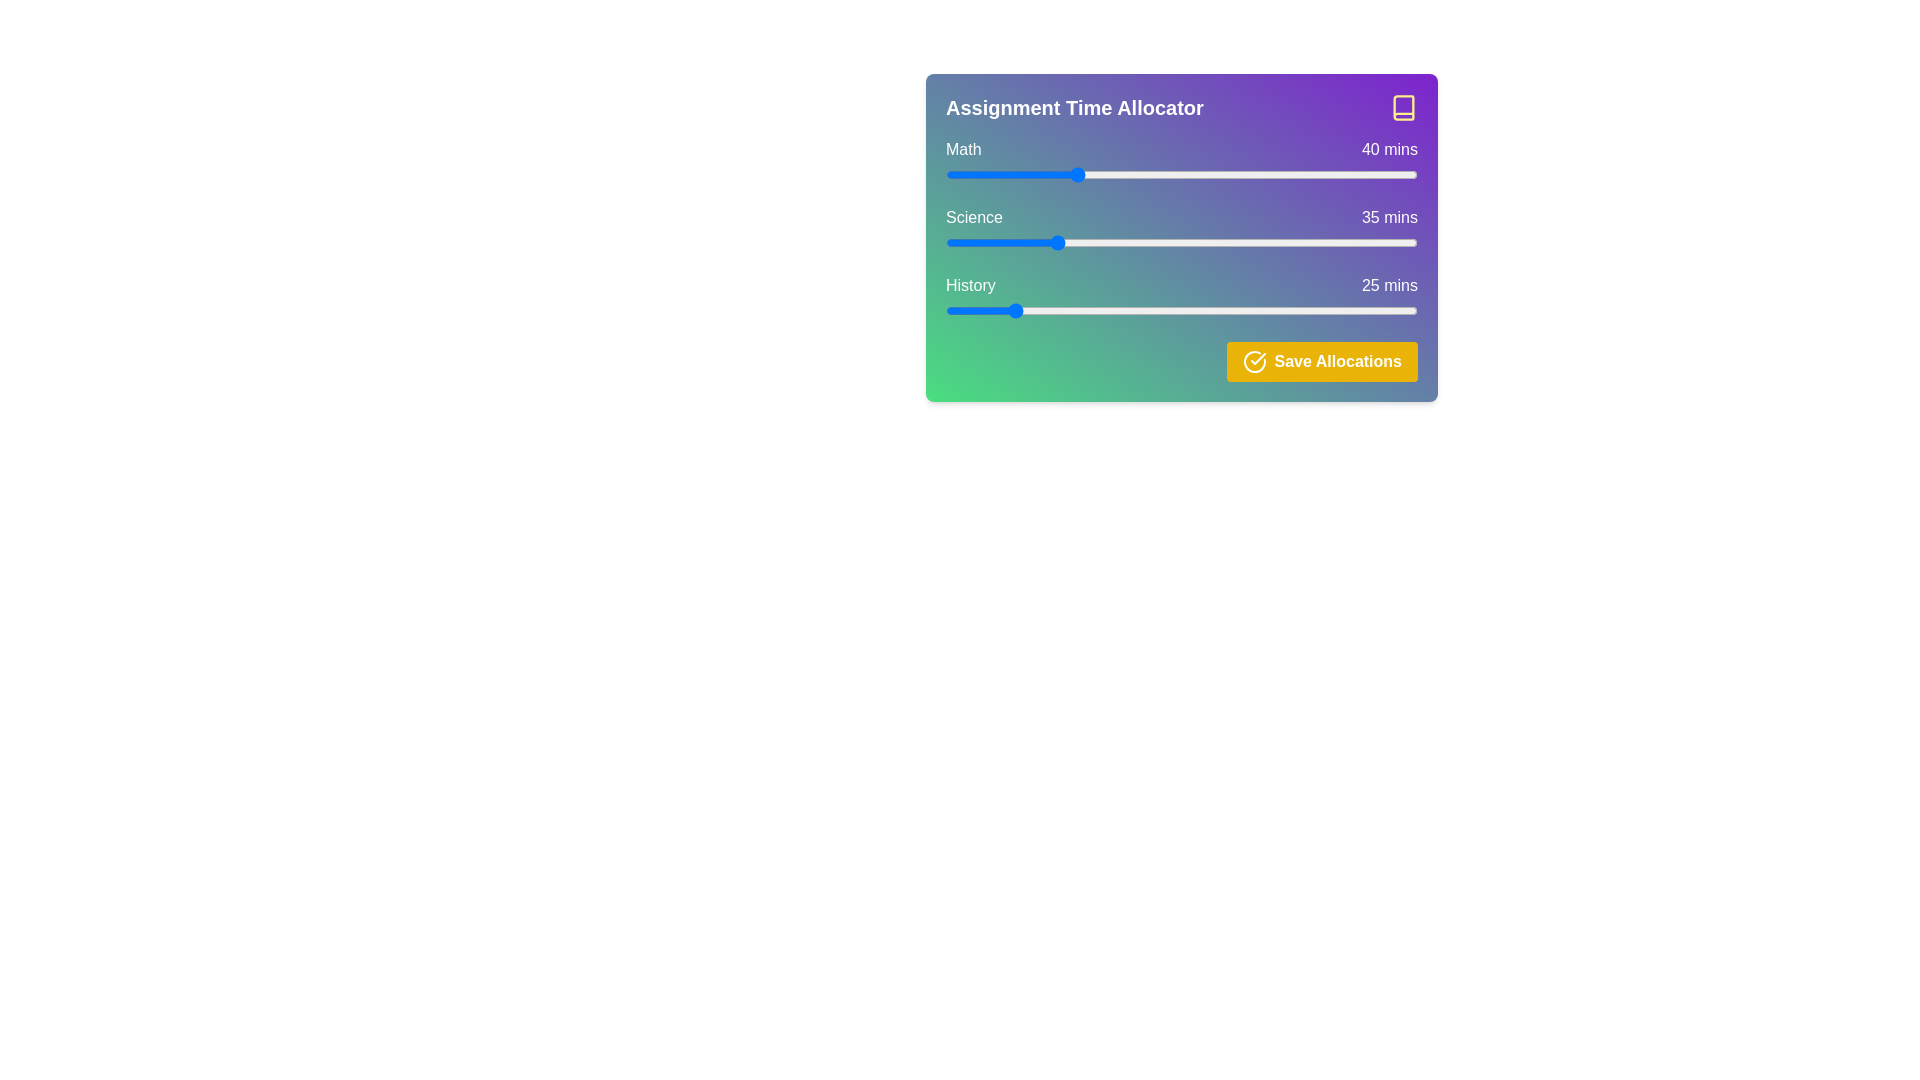 The height and width of the screenshot is (1080, 1920). What do you see at coordinates (1181, 218) in the screenshot?
I see `the informational text label for the 'Science' slider, which displays the category name and current value (35 minutes), positioned between the 'Math' and 'History' labels` at bounding box center [1181, 218].